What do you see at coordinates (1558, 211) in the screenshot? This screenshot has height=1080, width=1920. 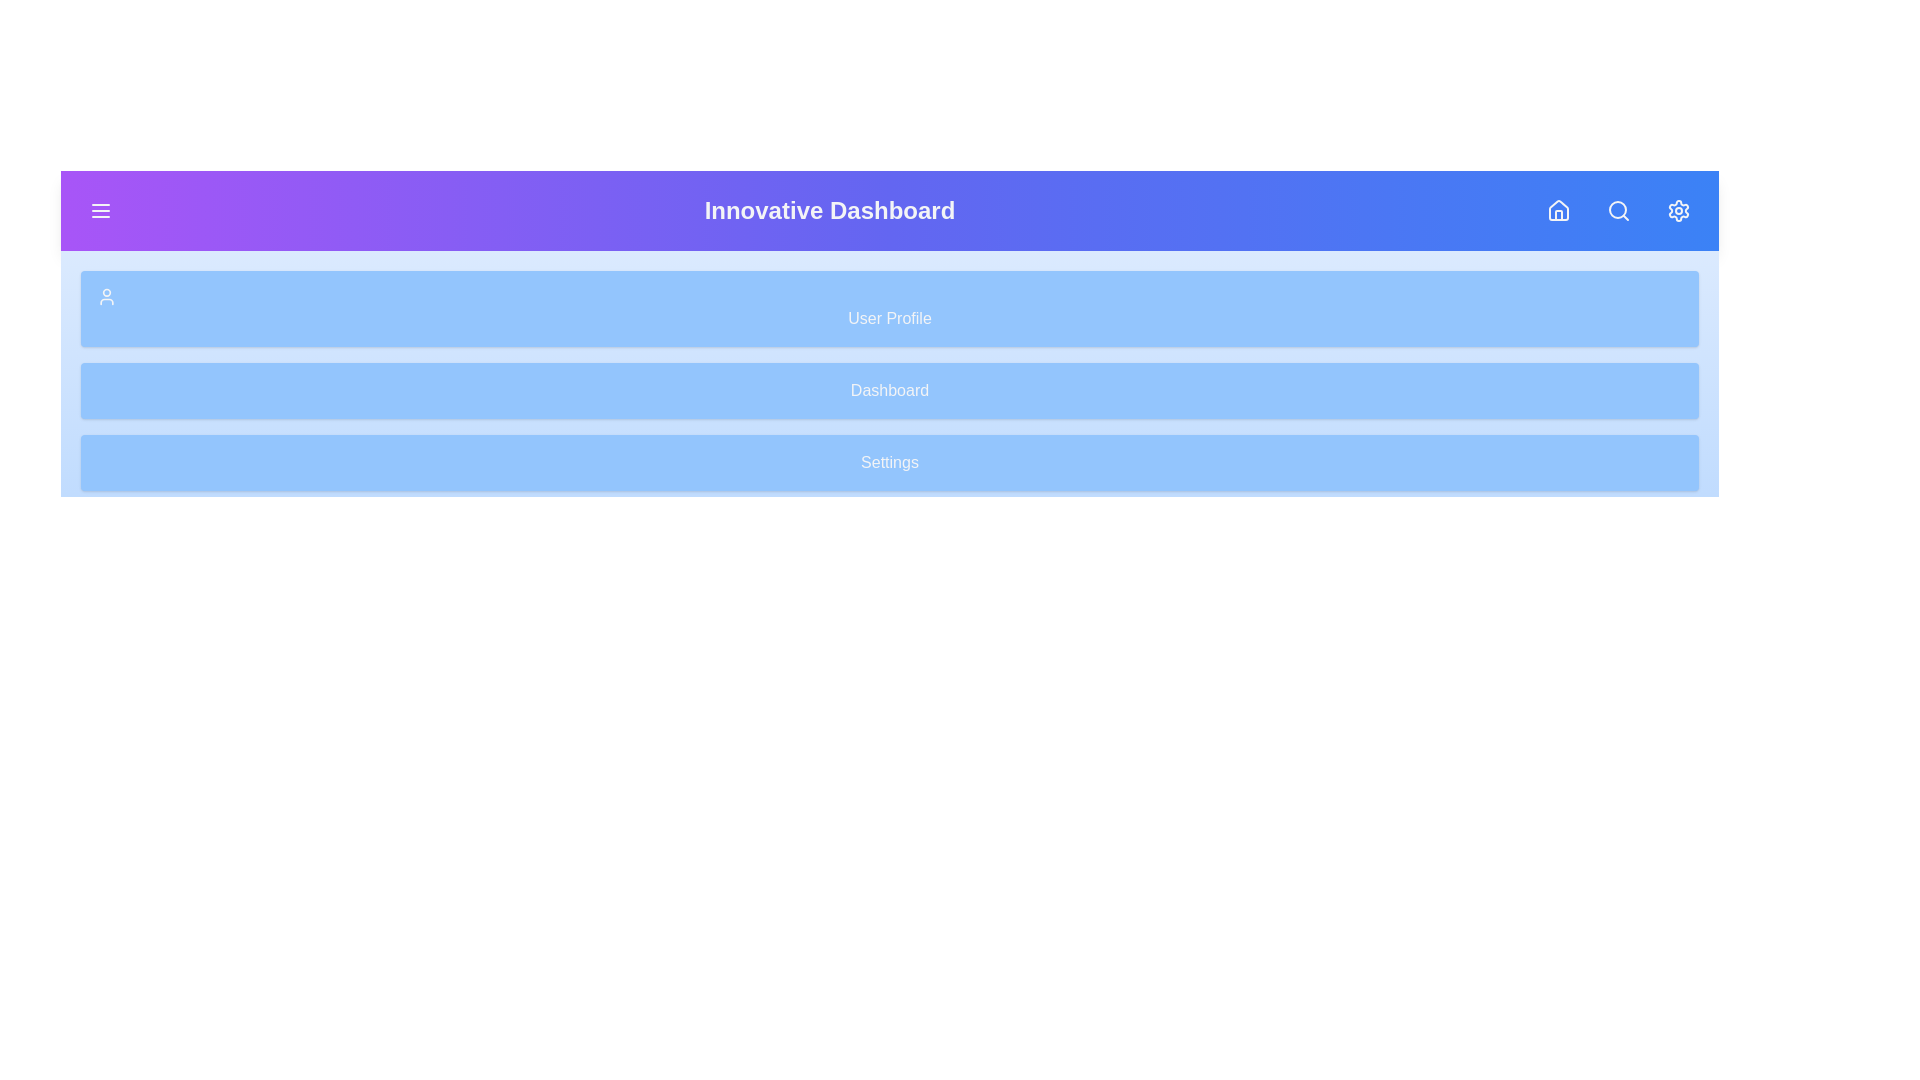 I see `the navigation button Home` at bounding box center [1558, 211].